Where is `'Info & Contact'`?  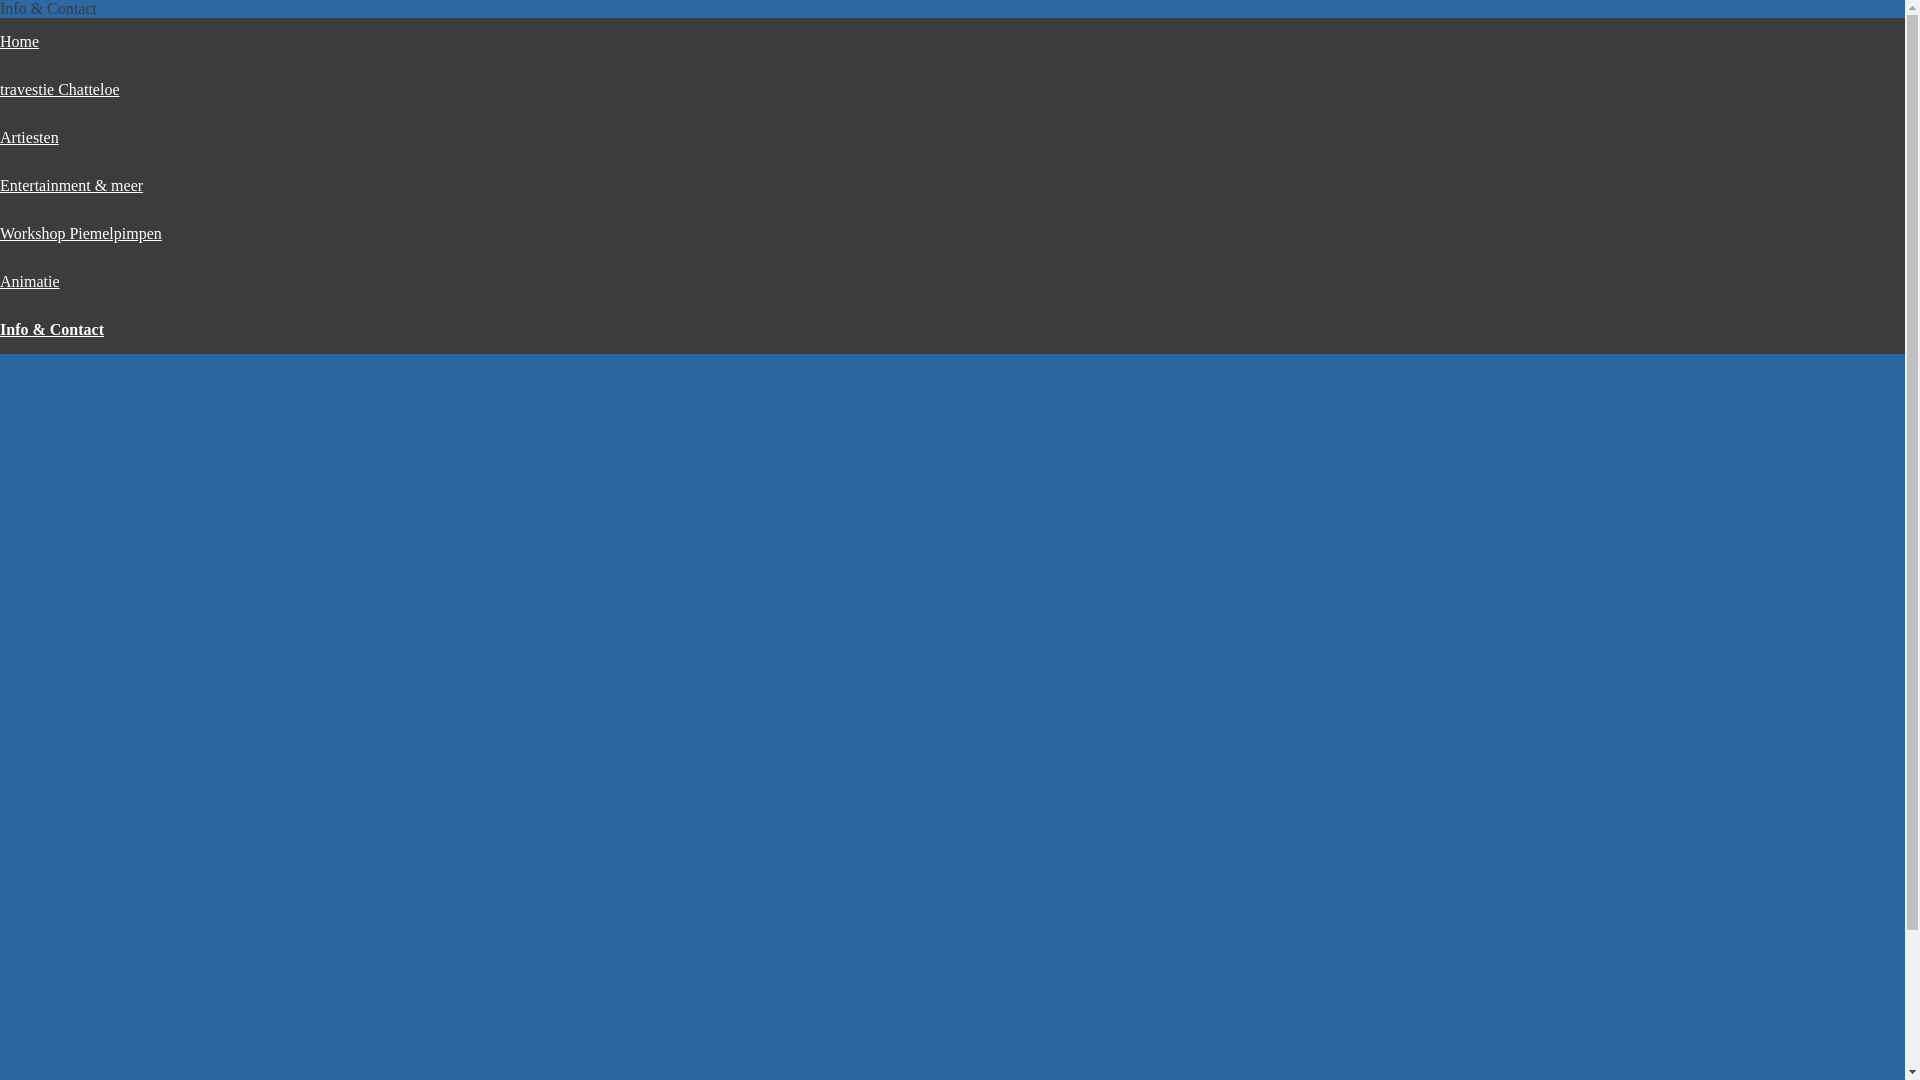 'Info & Contact' is located at coordinates (52, 328).